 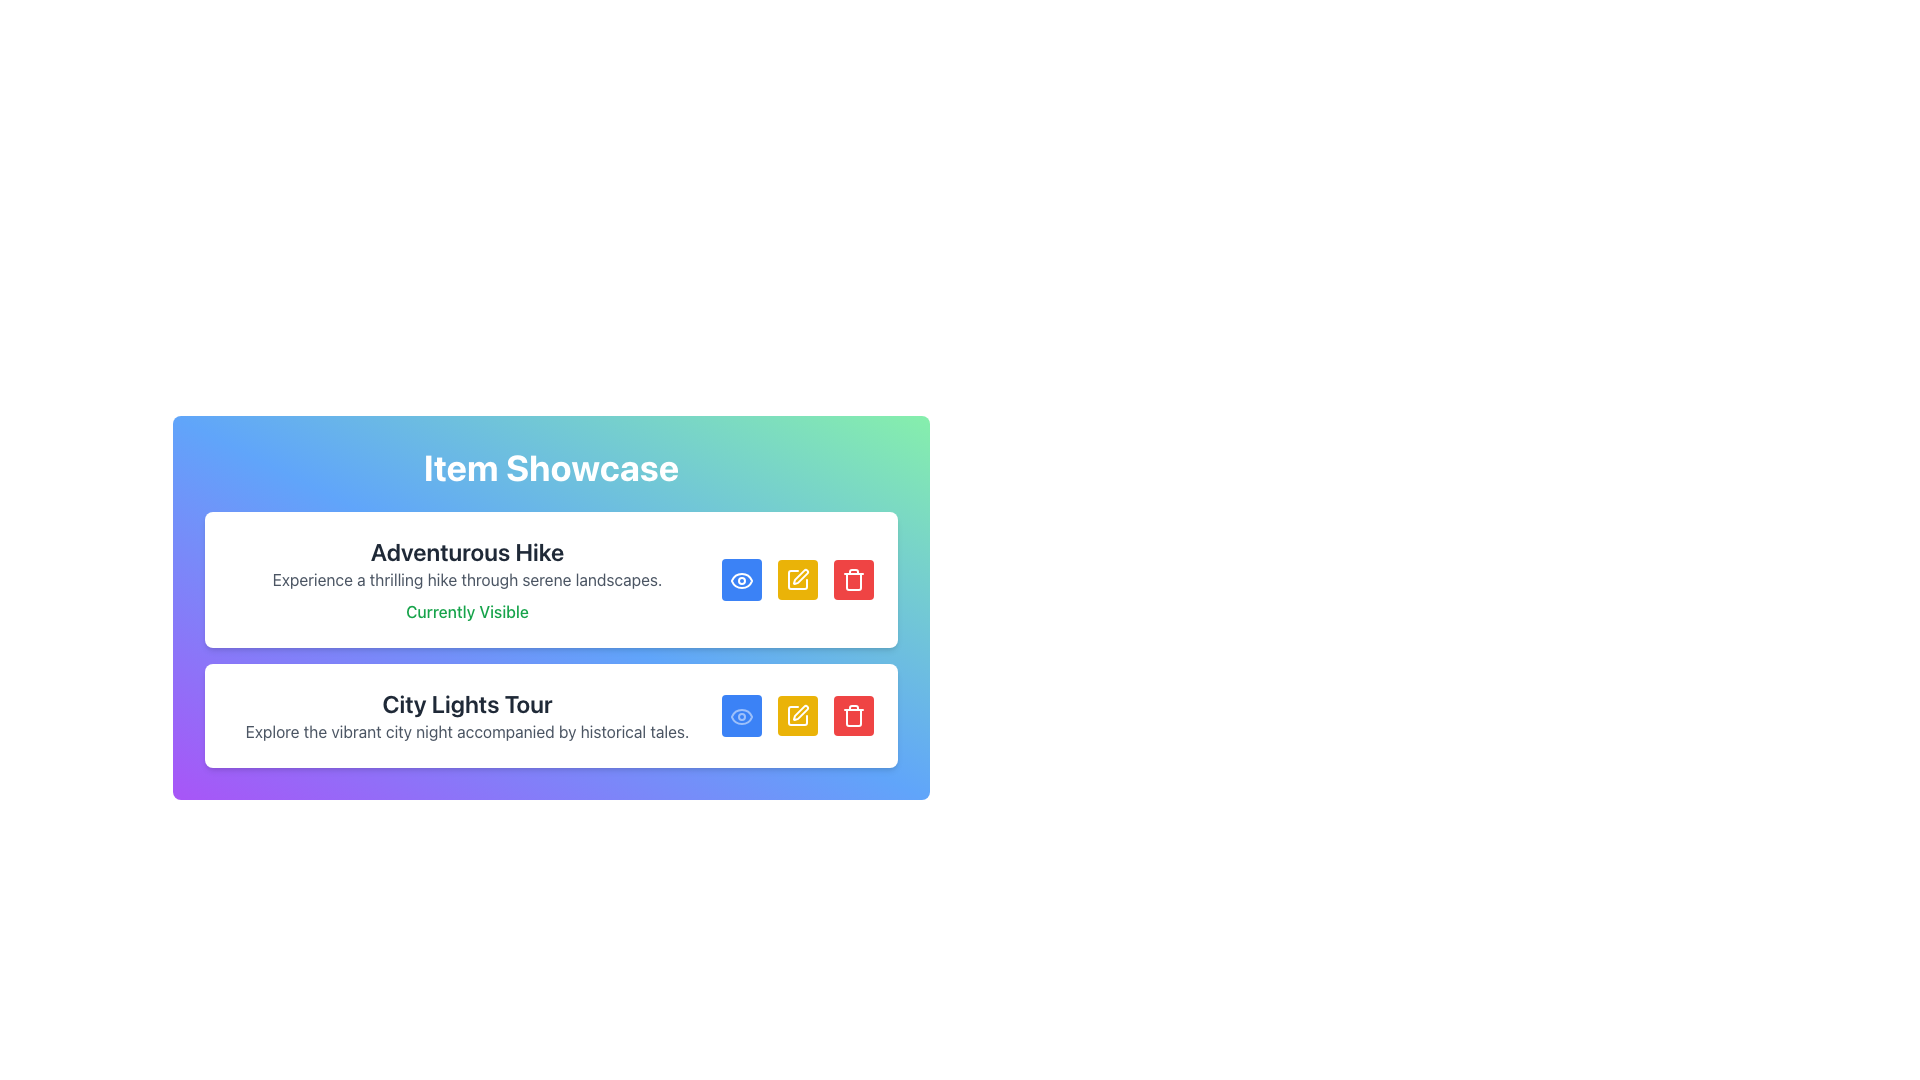 What do you see at coordinates (551, 640) in the screenshot?
I see `the content block that displays detailed information about an item, located below the title 'Adventurous Hike'` at bounding box center [551, 640].